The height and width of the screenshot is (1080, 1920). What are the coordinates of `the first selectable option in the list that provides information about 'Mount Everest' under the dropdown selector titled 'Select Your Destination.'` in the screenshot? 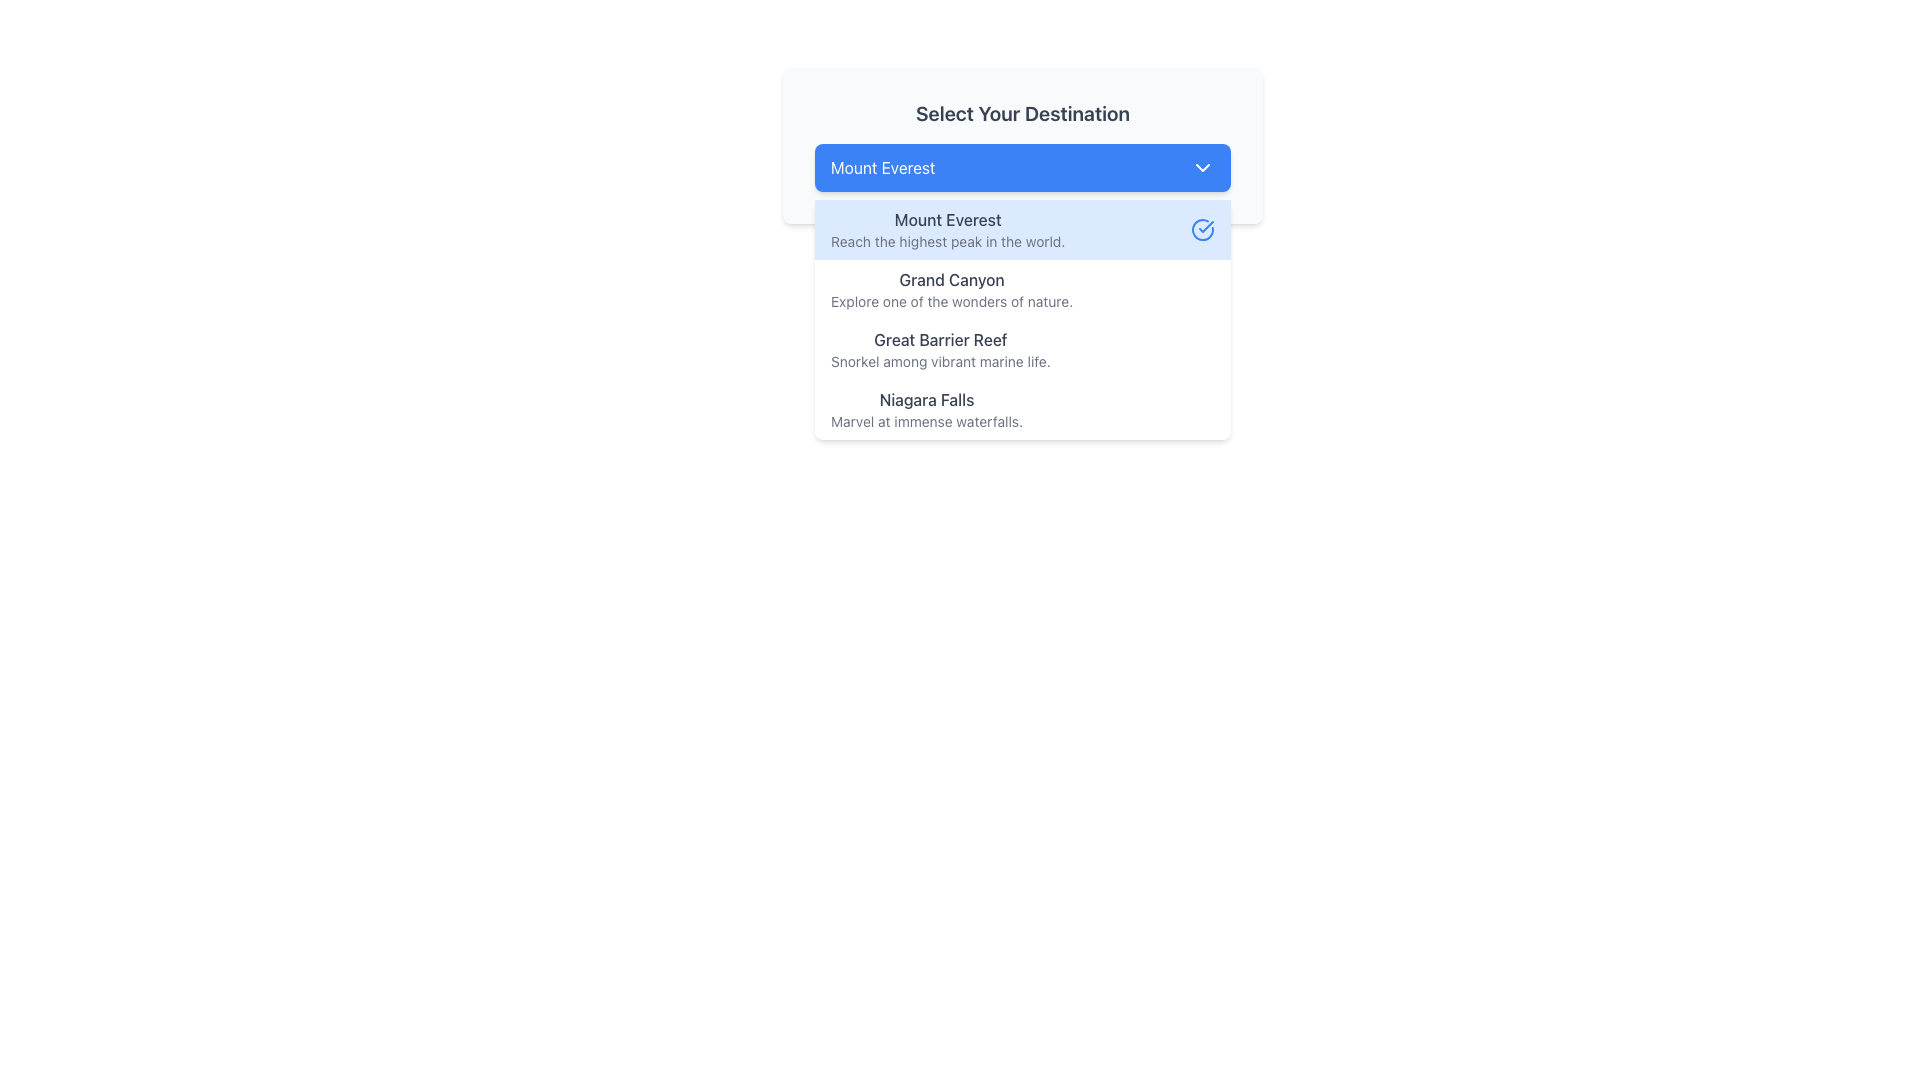 It's located at (947, 229).